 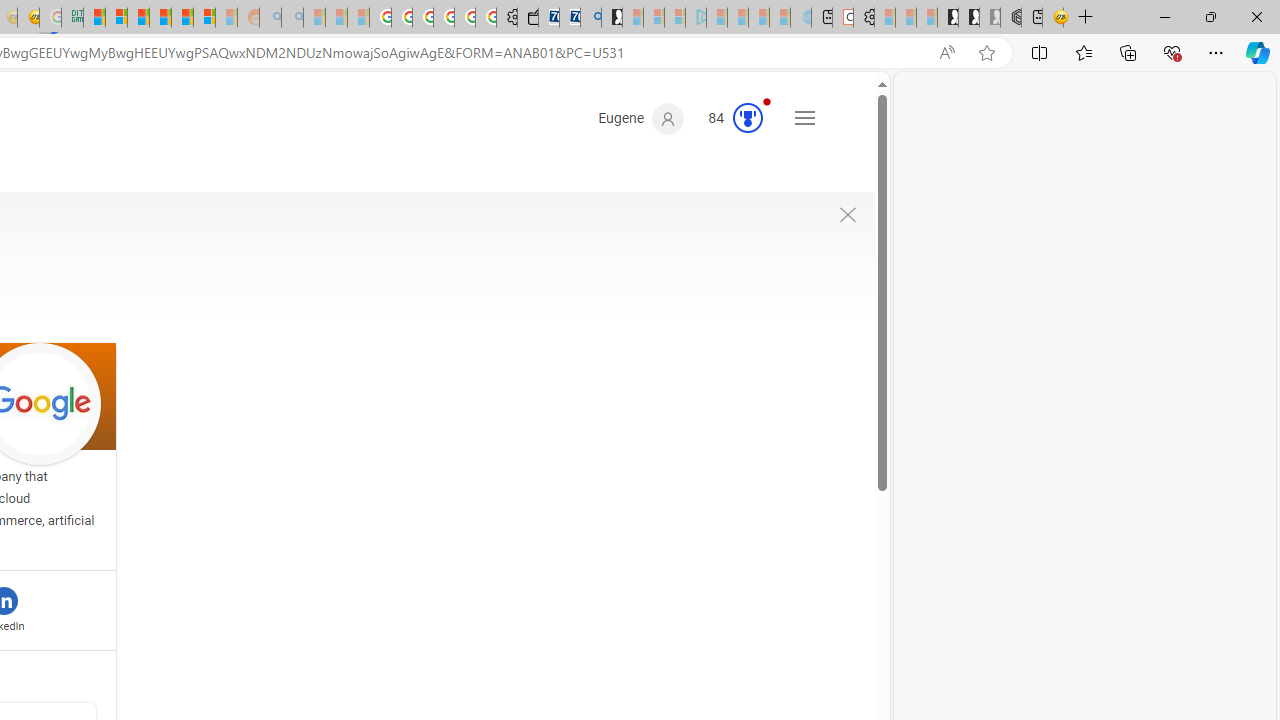 What do you see at coordinates (641, 119) in the screenshot?
I see `'Eugene'` at bounding box center [641, 119].